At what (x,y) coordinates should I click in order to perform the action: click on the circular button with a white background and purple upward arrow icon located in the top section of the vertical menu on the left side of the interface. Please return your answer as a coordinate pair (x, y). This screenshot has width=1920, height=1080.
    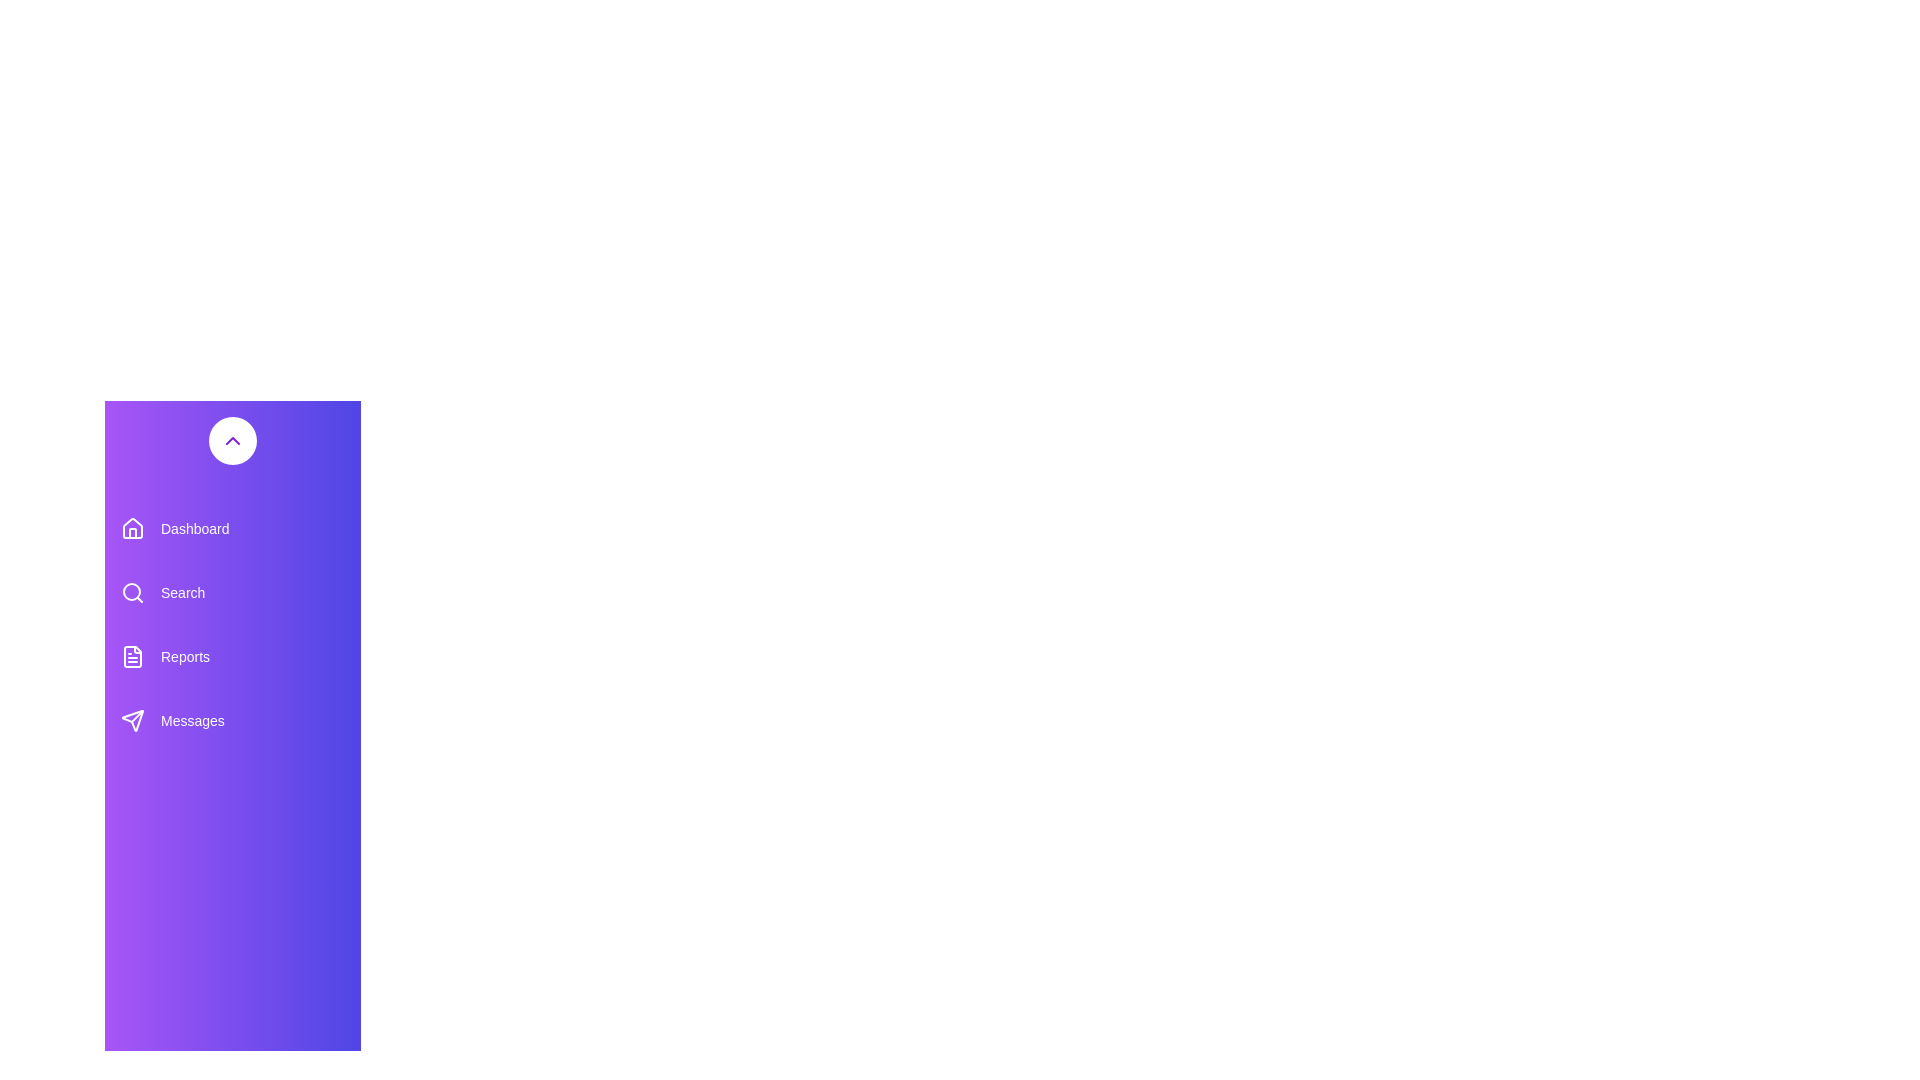
    Looking at the image, I should click on (233, 439).